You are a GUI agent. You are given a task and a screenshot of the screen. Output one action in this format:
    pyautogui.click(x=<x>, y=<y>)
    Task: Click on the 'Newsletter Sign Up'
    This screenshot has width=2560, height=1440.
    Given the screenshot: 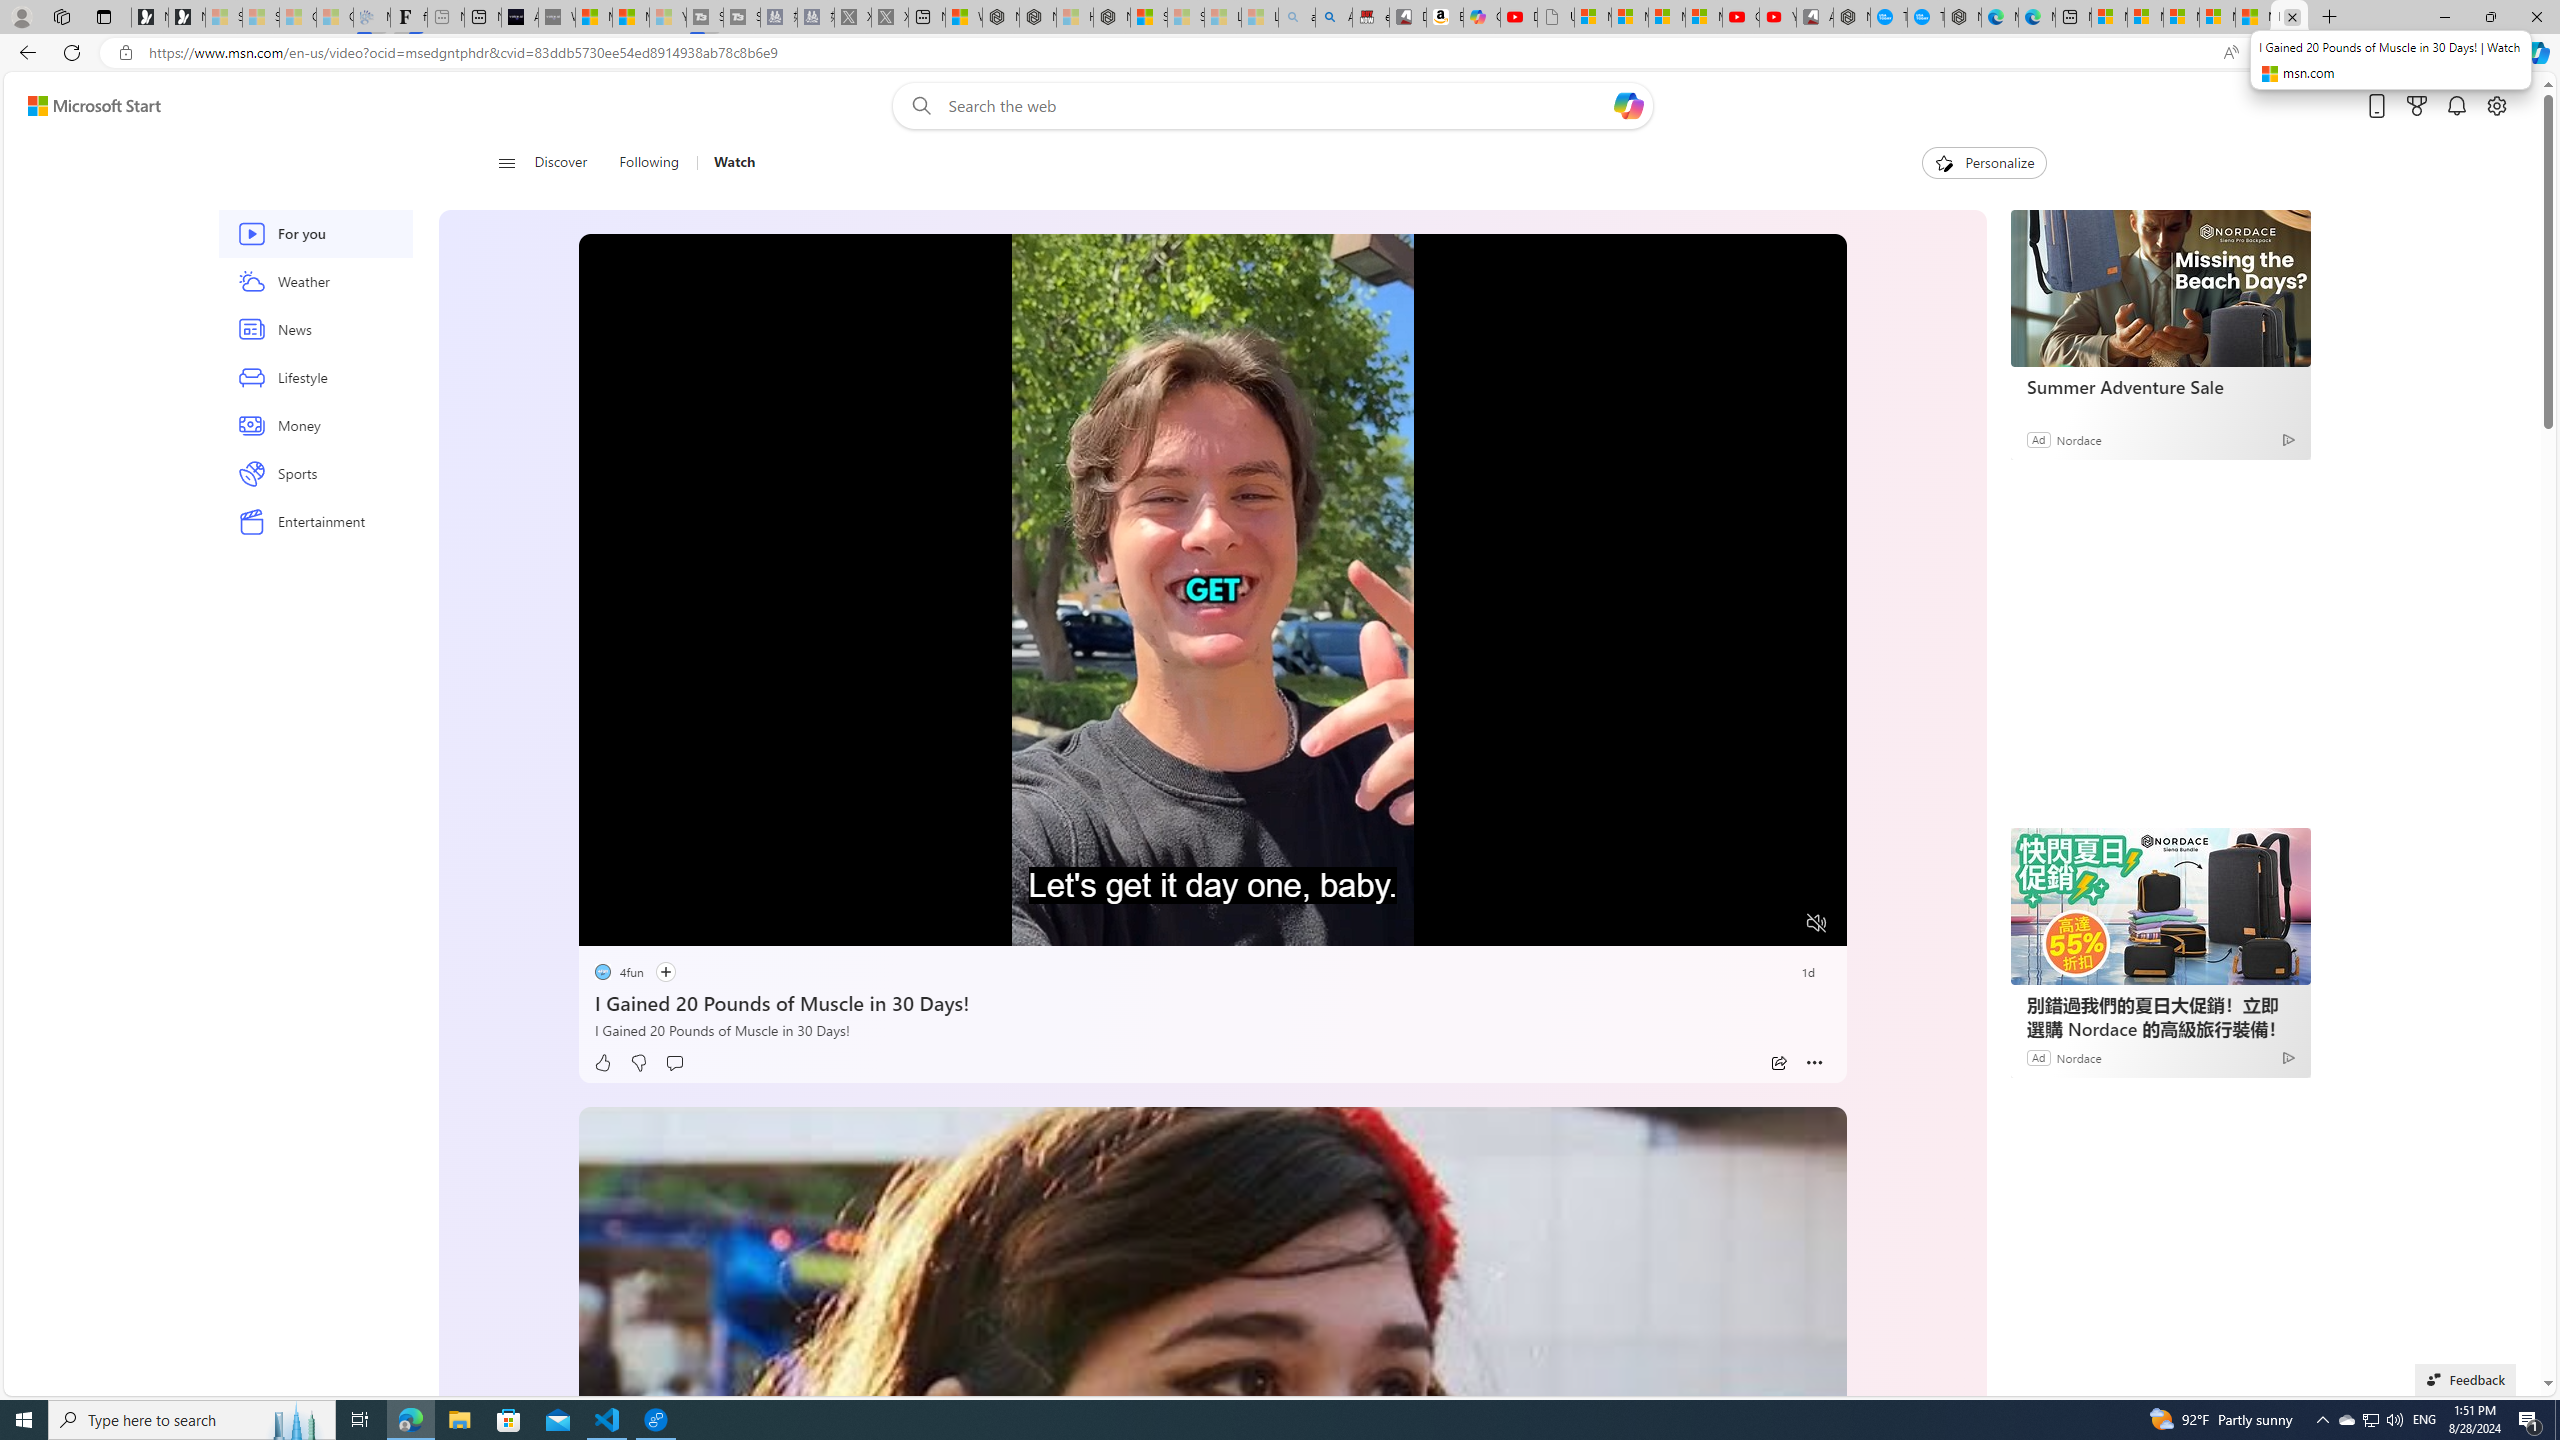 What is the action you would take?
    pyautogui.click(x=186, y=16)
    